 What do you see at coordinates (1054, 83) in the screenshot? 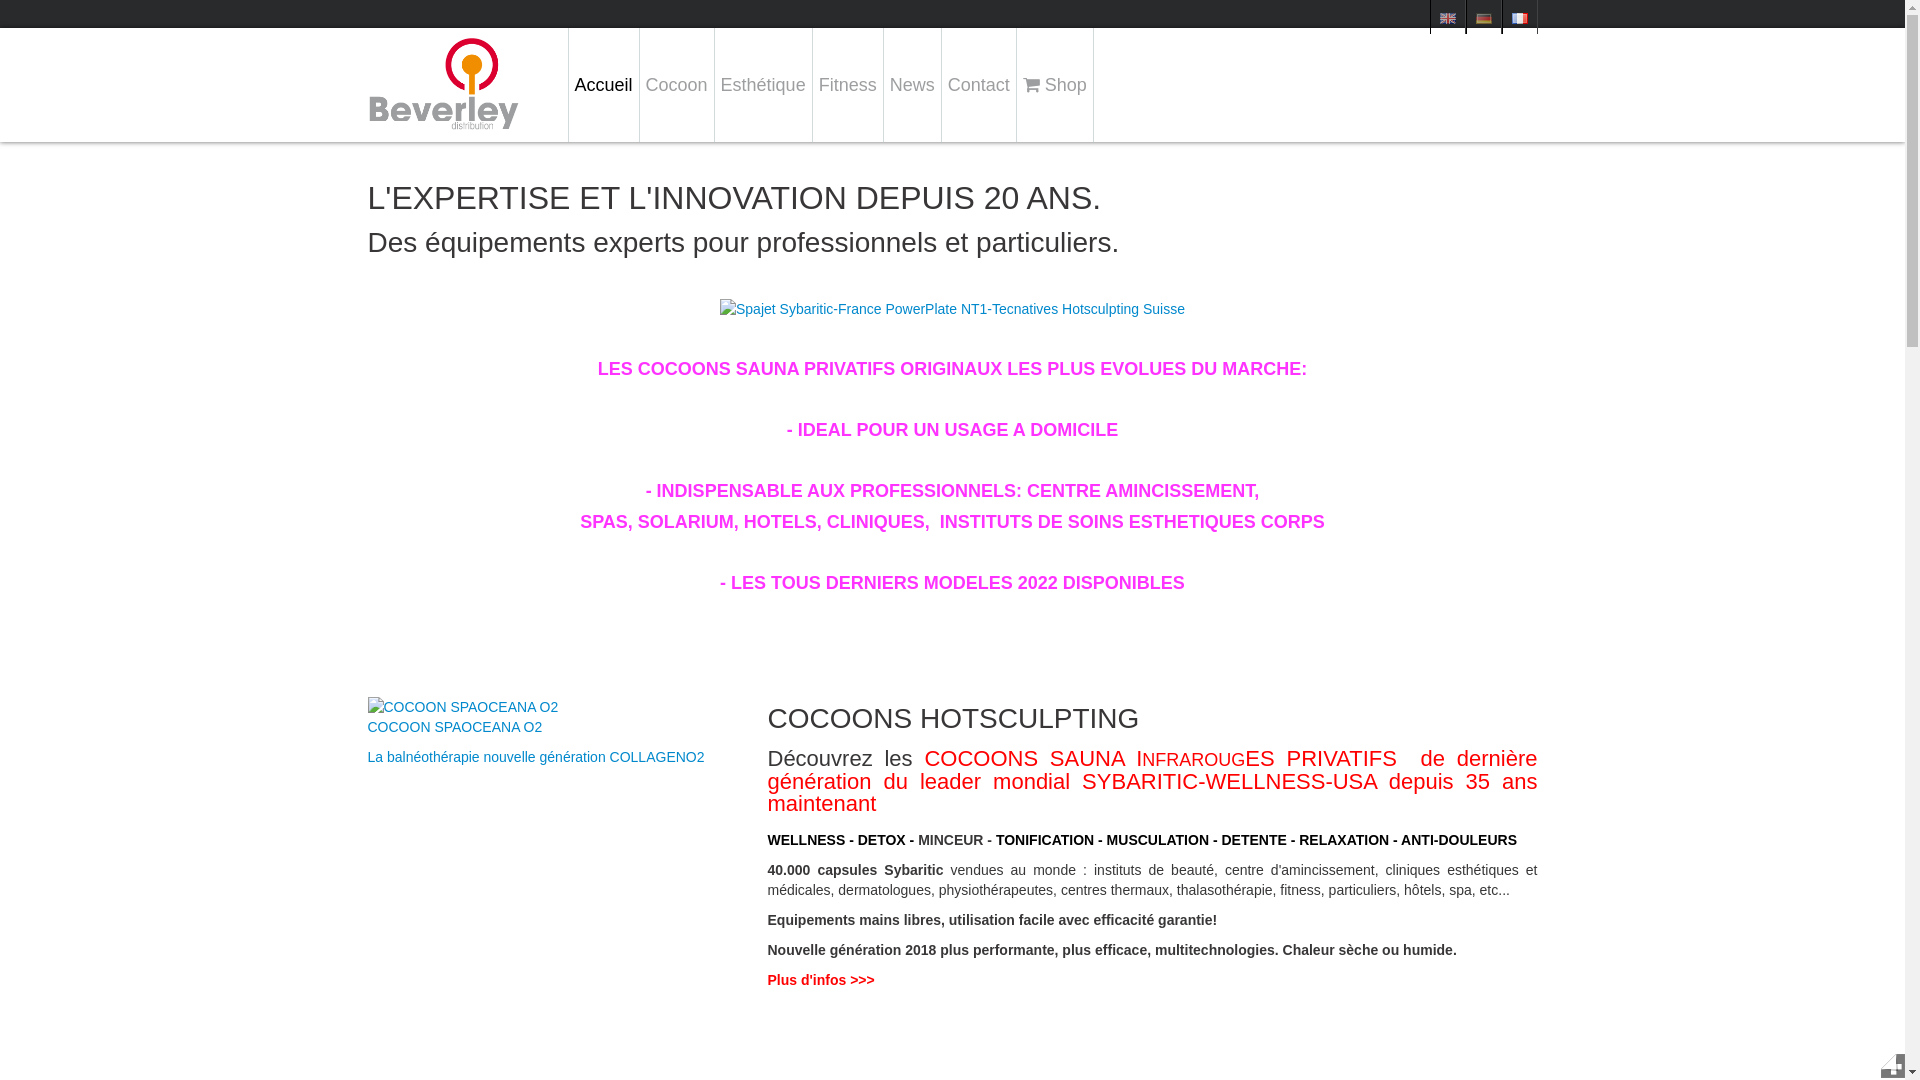
I see `'Shop'` at bounding box center [1054, 83].